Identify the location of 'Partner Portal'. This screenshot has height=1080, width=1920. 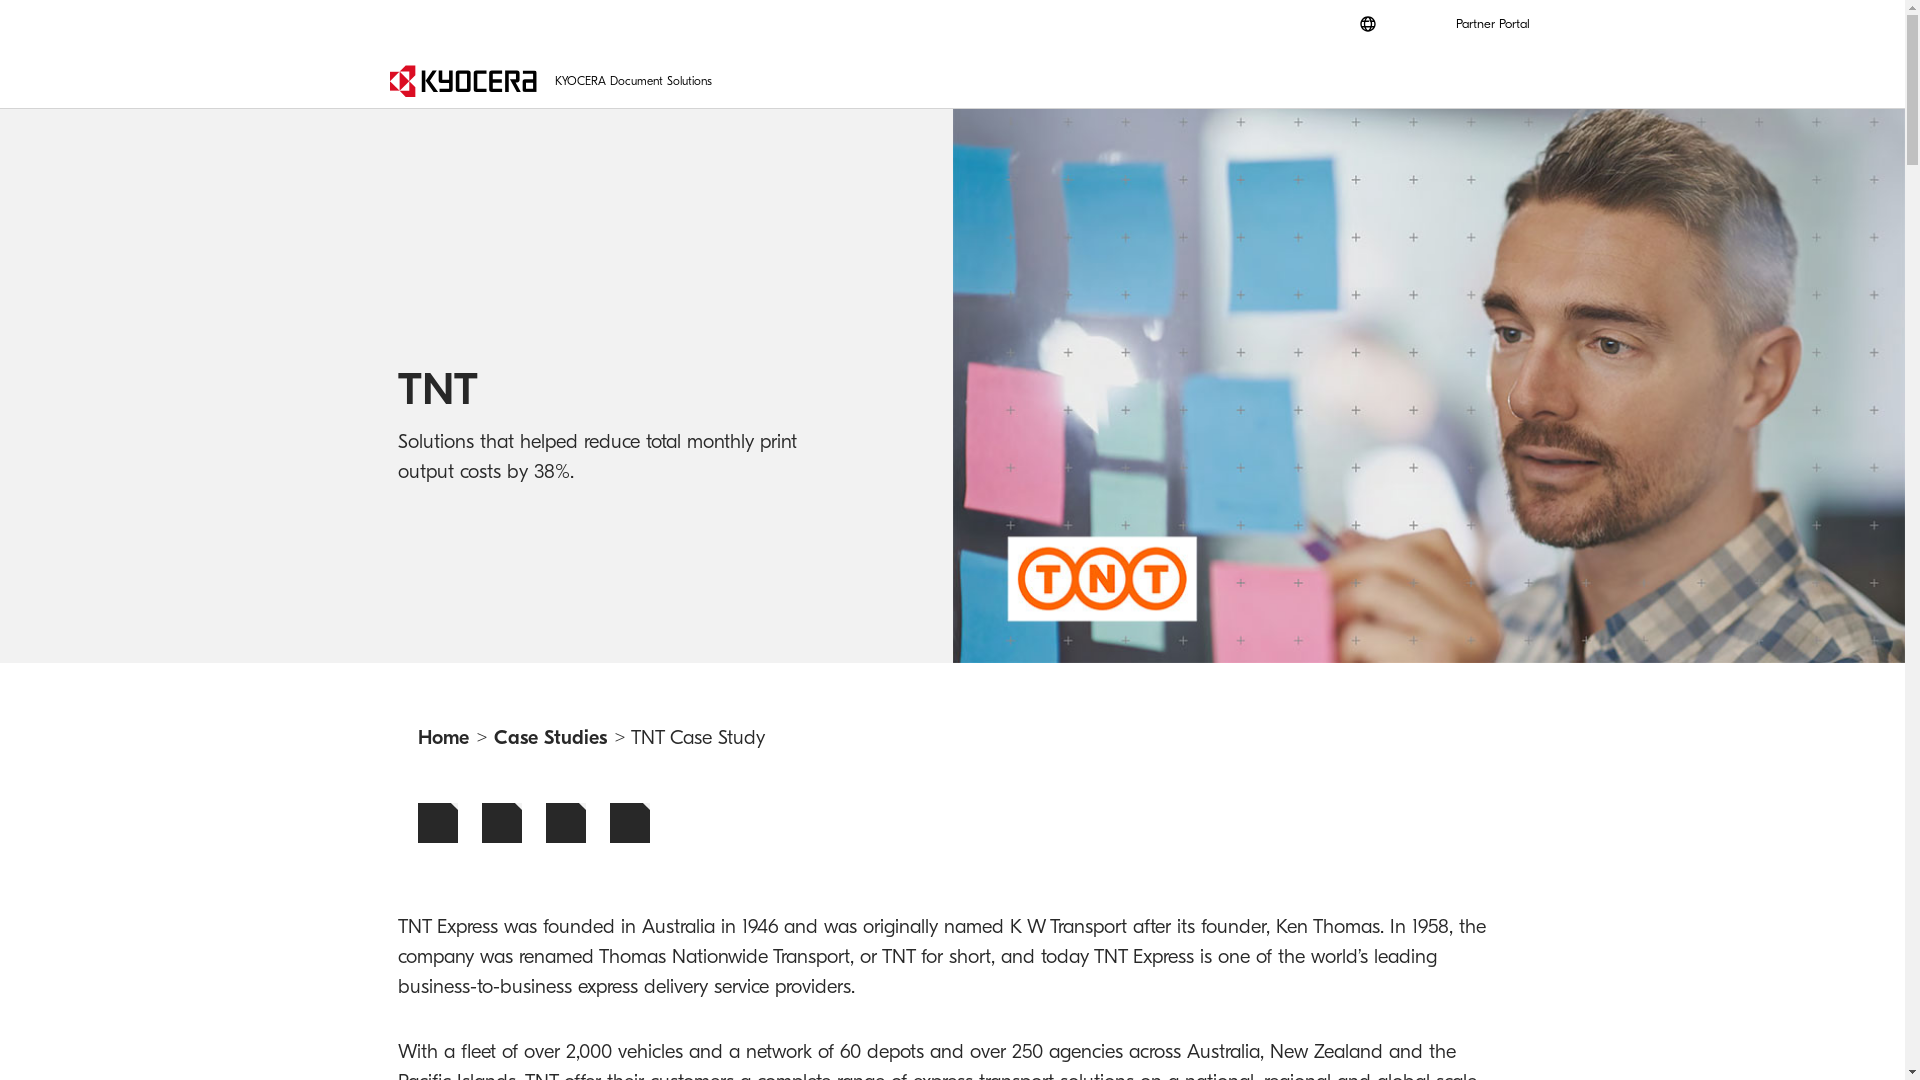
(1492, 23).